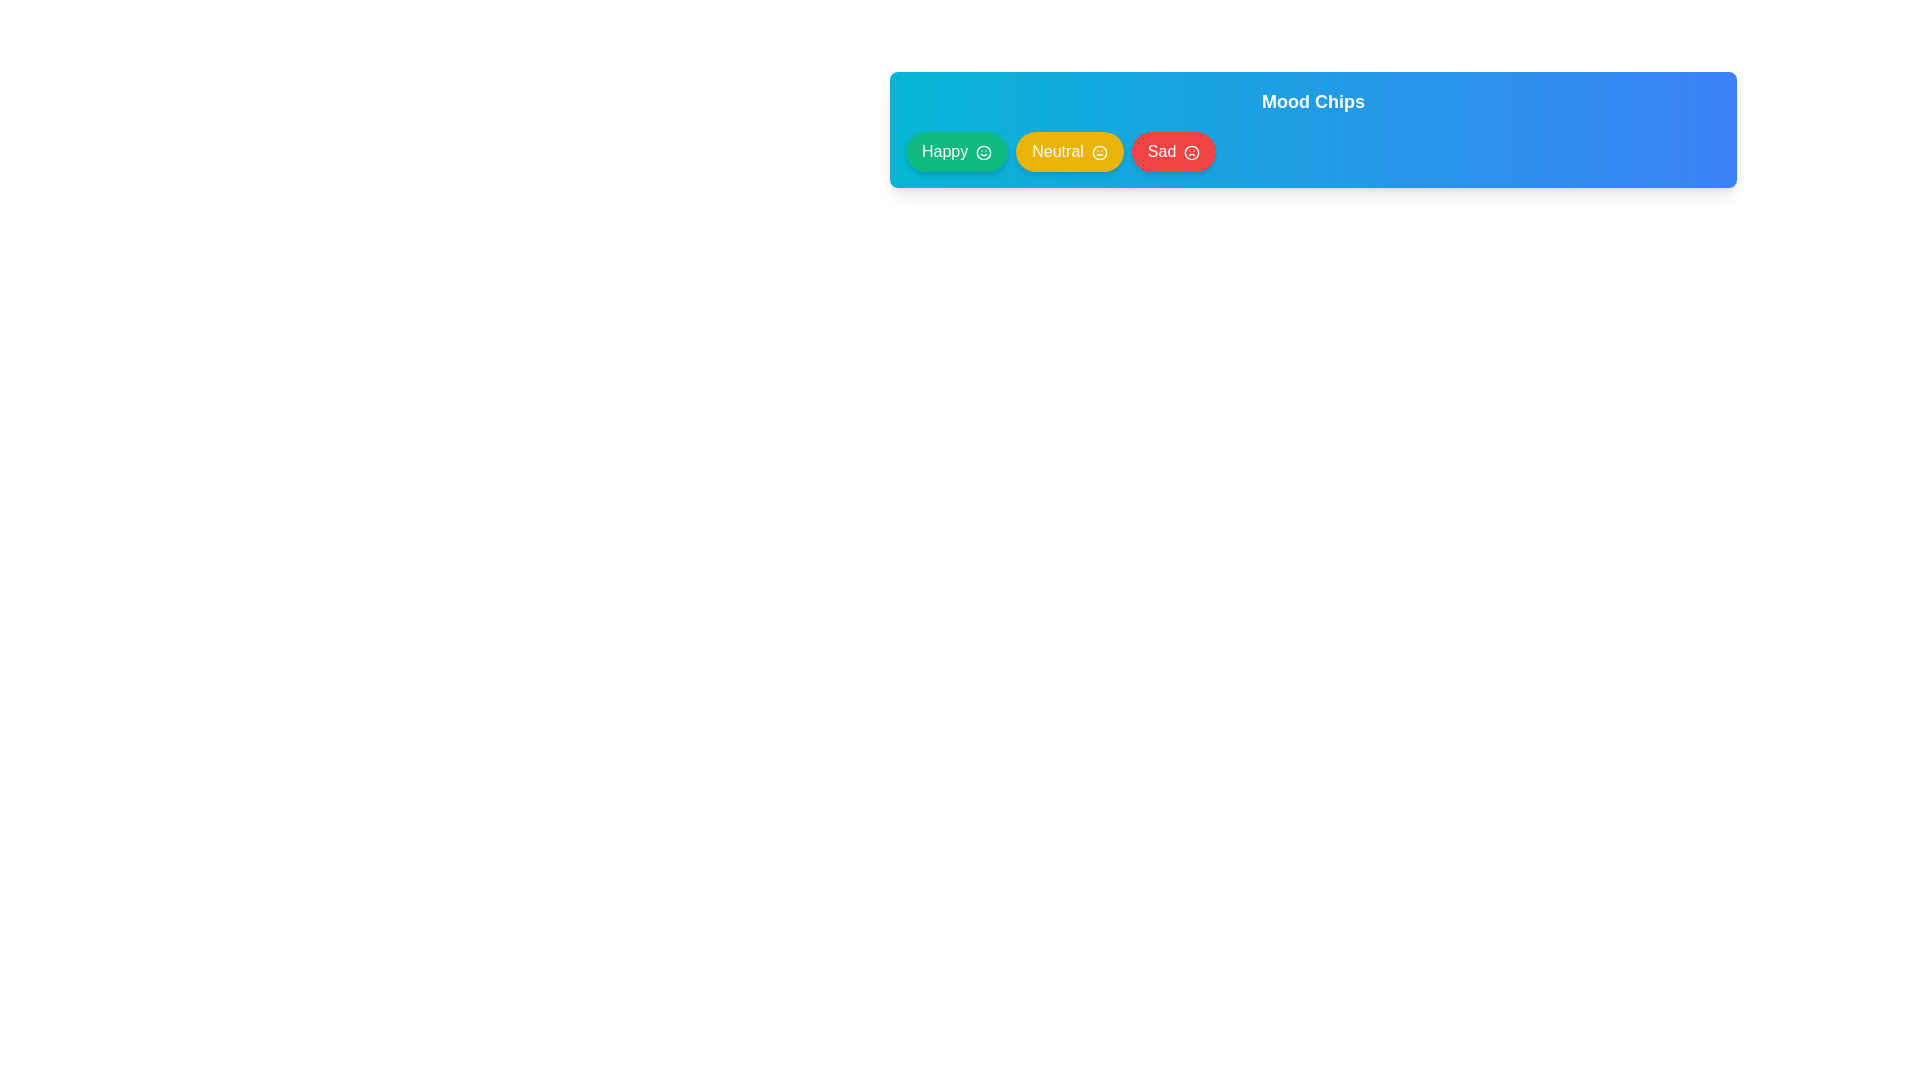  What do you see at coordinates (984, 151) in the screenshot?
I see `the SVG Circle that represents the outer structure of the smiley face icon within the 'Happy' mood chip button` at bounding box center [984, 151].